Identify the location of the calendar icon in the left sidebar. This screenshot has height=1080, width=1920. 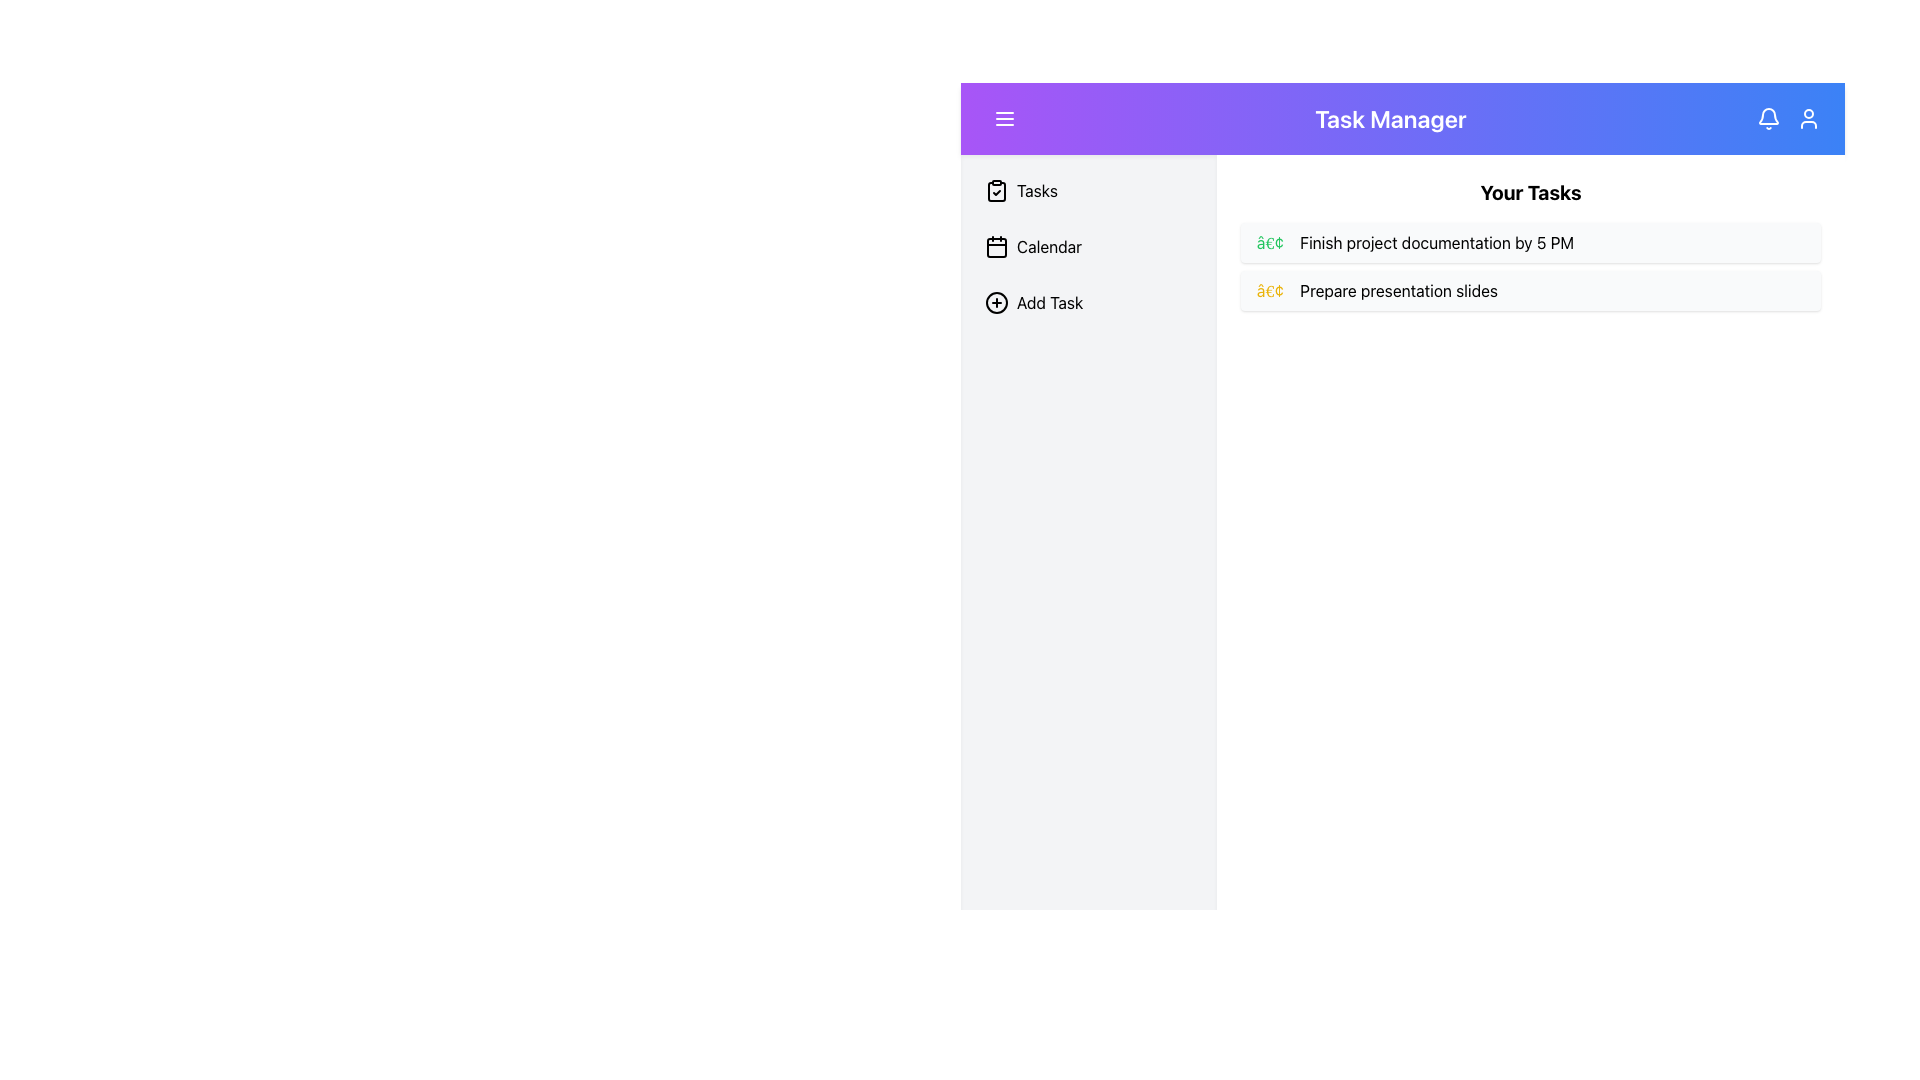
(997, 245).